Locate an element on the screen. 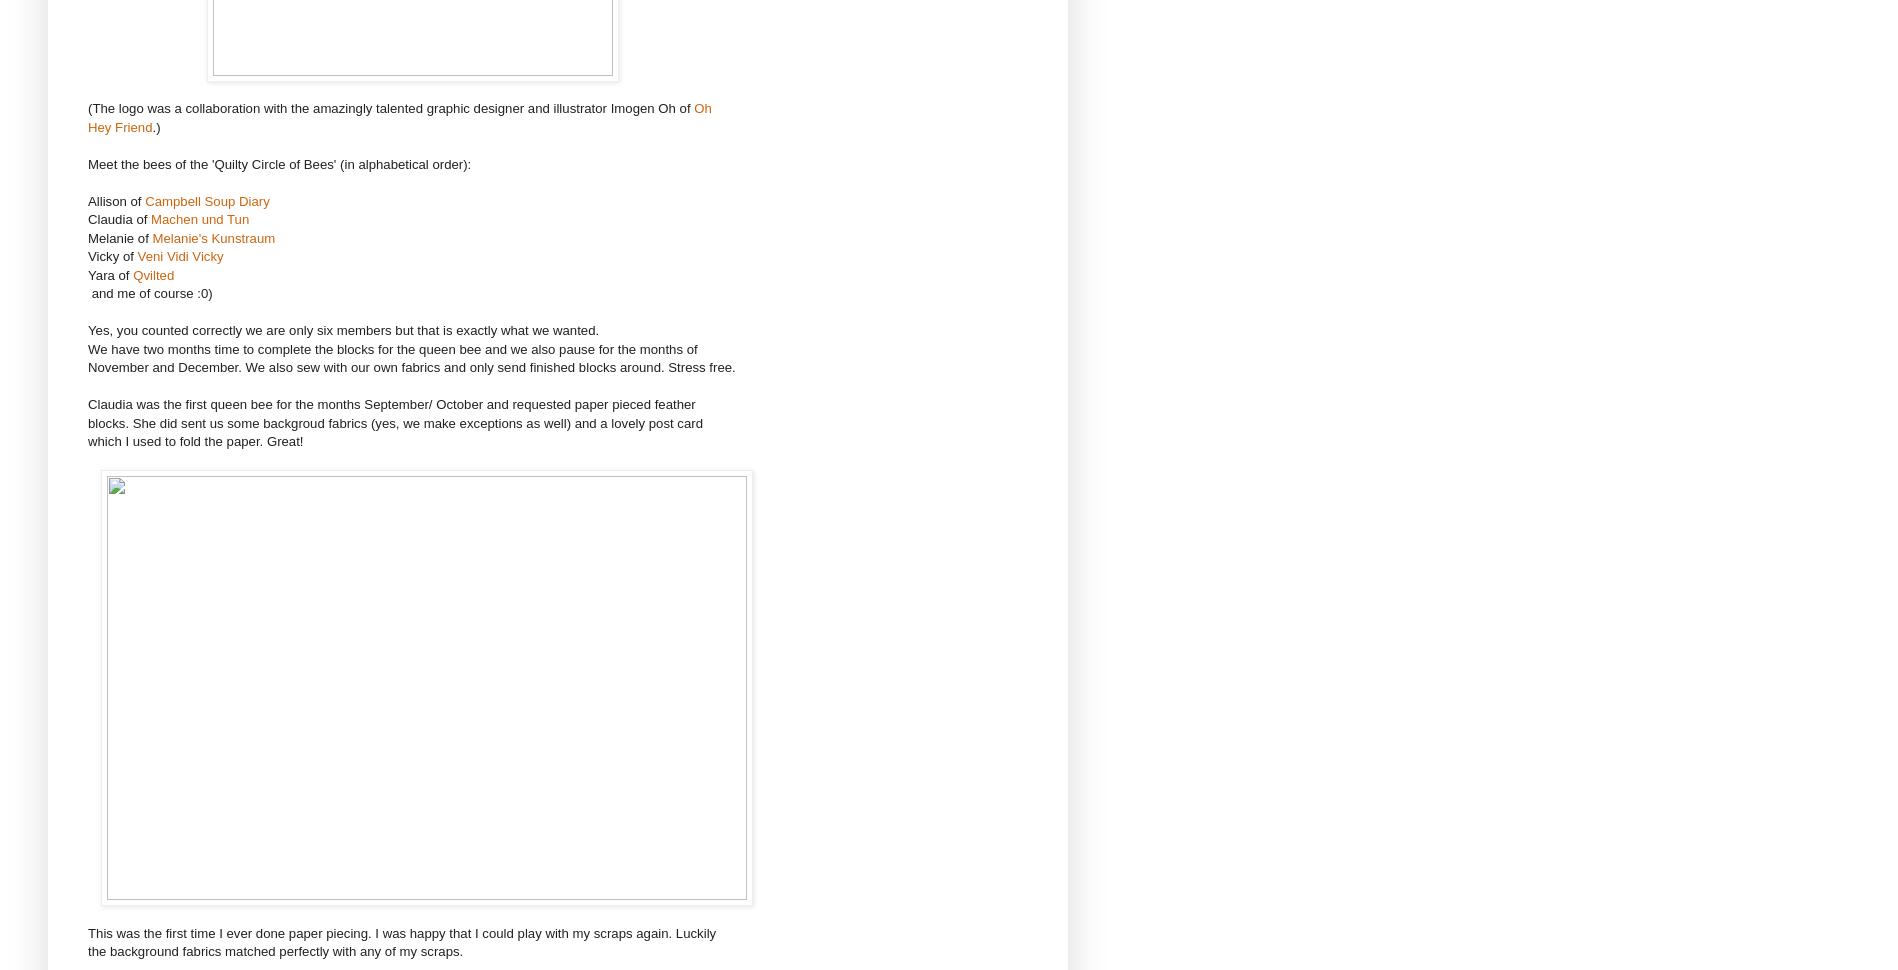 The height and width of the screenshot is (970, 1898). 'Yes, you counted correctly we are only six members but that is exactly what we wanted.' is located at coordinates (343, 330).